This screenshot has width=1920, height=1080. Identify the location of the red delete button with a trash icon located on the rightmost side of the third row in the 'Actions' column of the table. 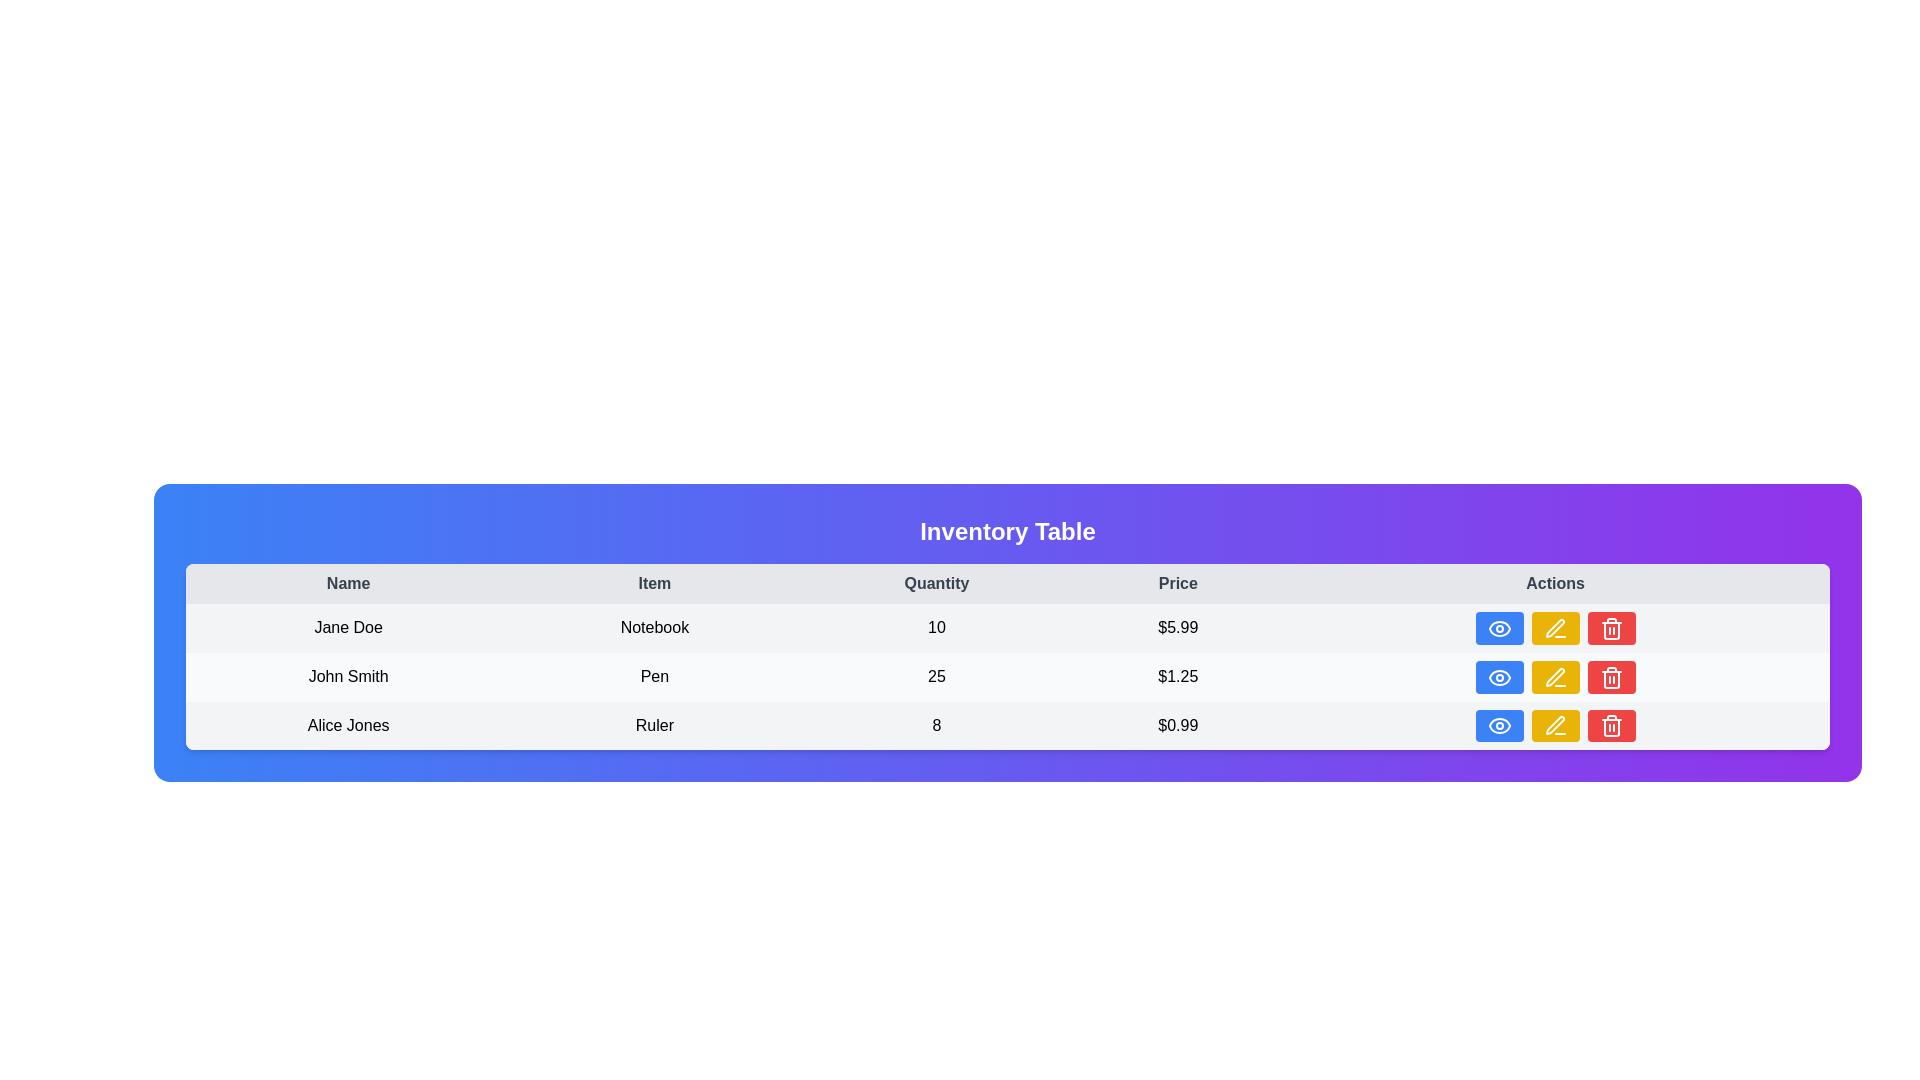
(1611, 627).